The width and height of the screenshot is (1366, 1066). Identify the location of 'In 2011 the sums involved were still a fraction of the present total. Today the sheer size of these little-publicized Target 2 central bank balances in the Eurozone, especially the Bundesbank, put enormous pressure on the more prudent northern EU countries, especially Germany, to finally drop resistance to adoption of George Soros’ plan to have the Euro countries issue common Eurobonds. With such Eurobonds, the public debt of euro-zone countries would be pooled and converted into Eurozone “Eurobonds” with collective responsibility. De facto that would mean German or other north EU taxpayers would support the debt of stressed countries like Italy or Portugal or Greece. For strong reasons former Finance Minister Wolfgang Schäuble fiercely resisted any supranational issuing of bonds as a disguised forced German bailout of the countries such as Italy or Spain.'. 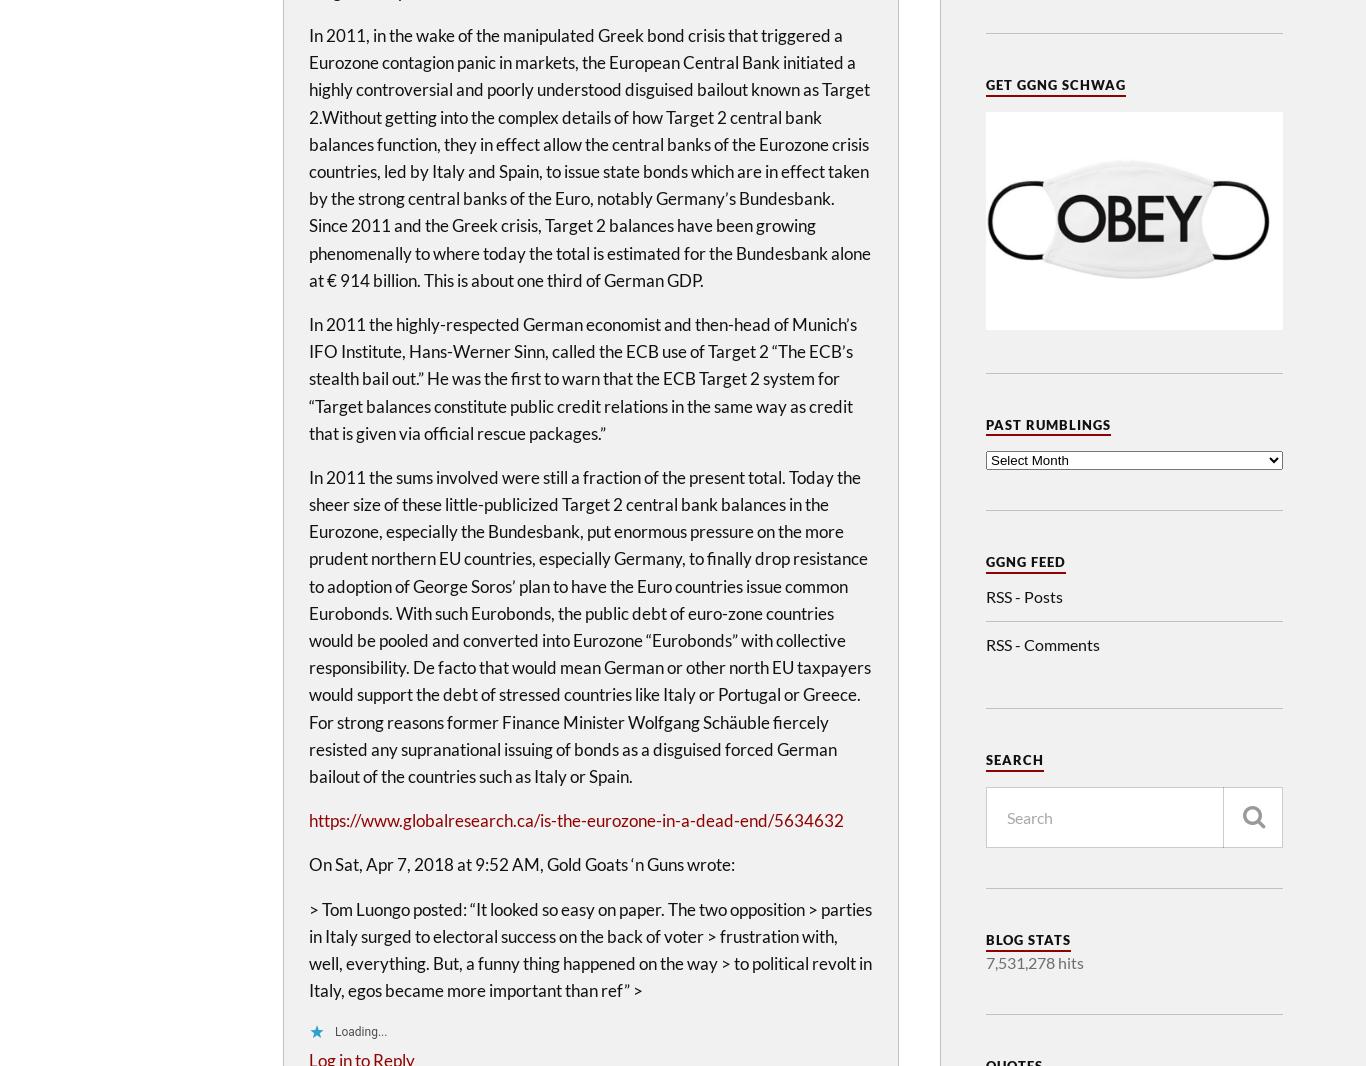
(308, 624).